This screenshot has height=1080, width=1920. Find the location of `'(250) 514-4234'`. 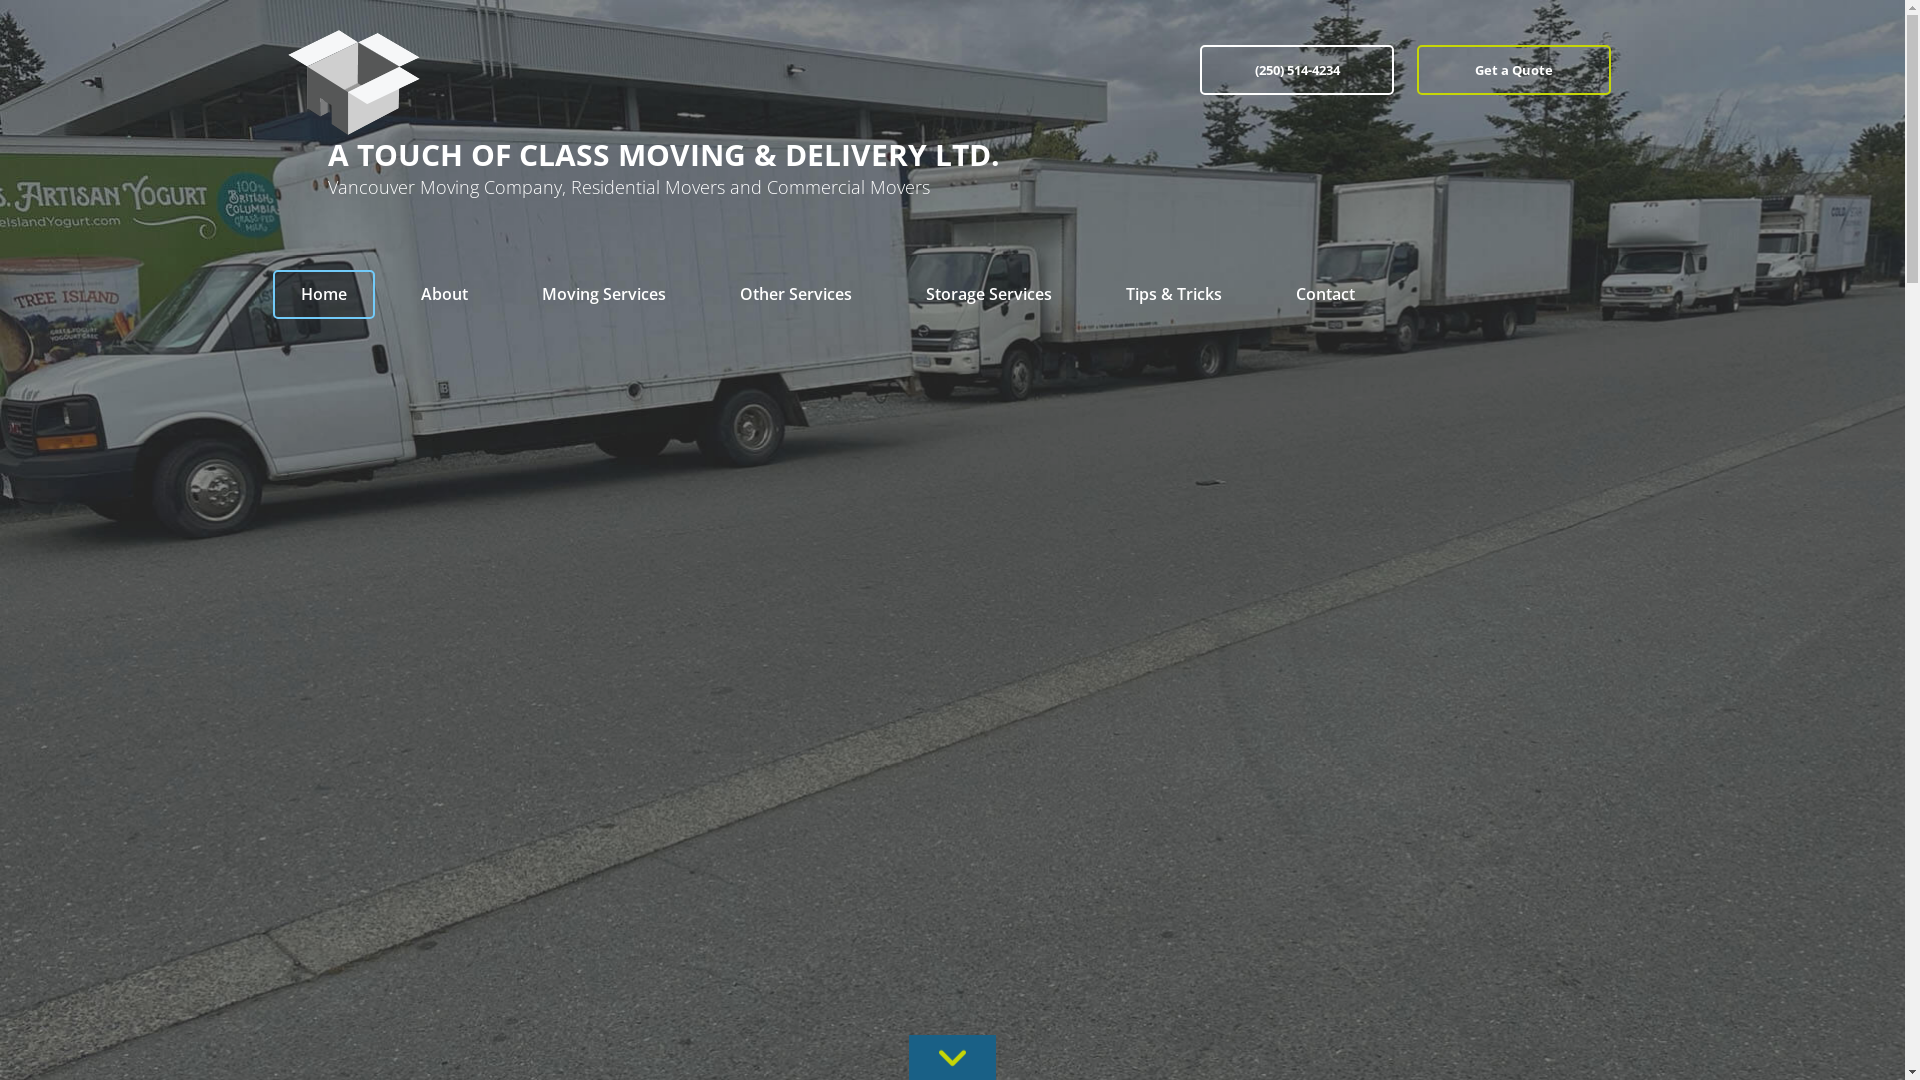

'(250) 514-4234' is located at coordinates (1200, 68).